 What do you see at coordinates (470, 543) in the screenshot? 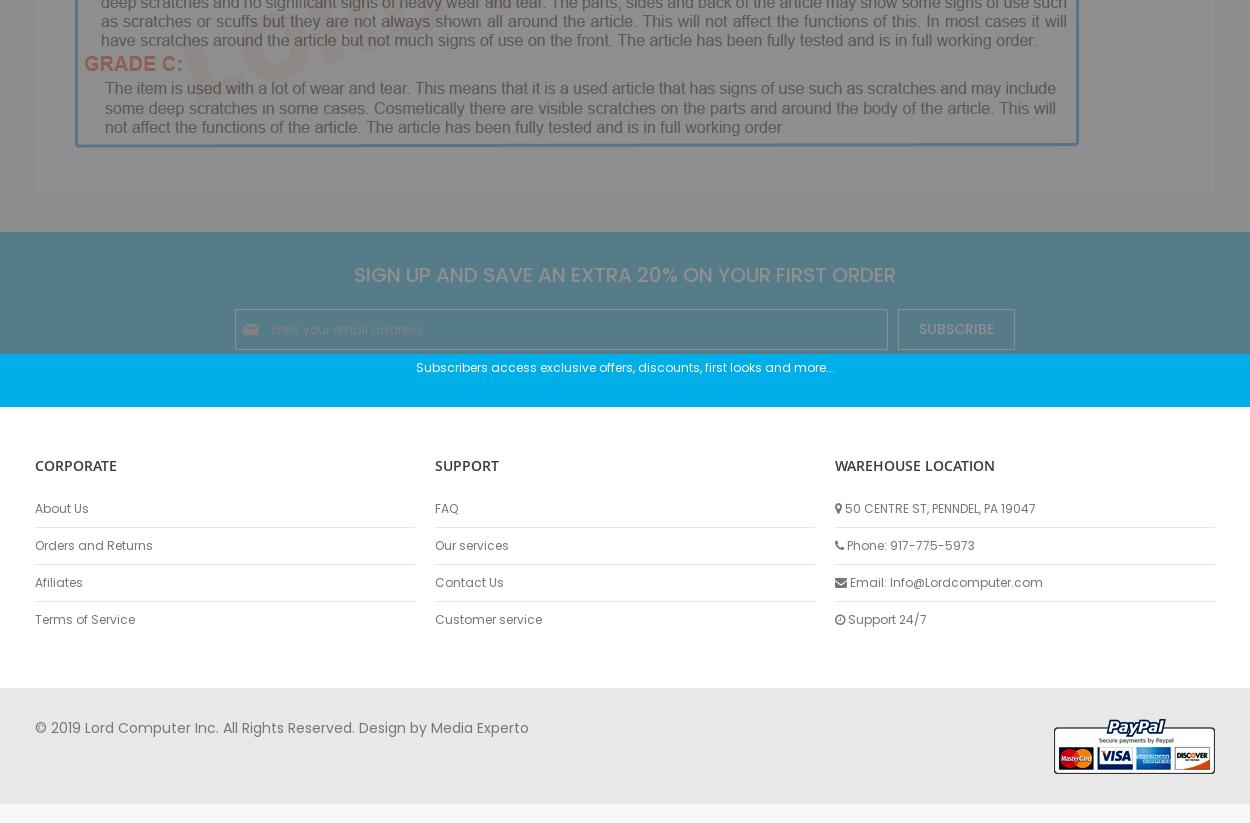
I see `'Our services'` at bounding box center [470, 543].